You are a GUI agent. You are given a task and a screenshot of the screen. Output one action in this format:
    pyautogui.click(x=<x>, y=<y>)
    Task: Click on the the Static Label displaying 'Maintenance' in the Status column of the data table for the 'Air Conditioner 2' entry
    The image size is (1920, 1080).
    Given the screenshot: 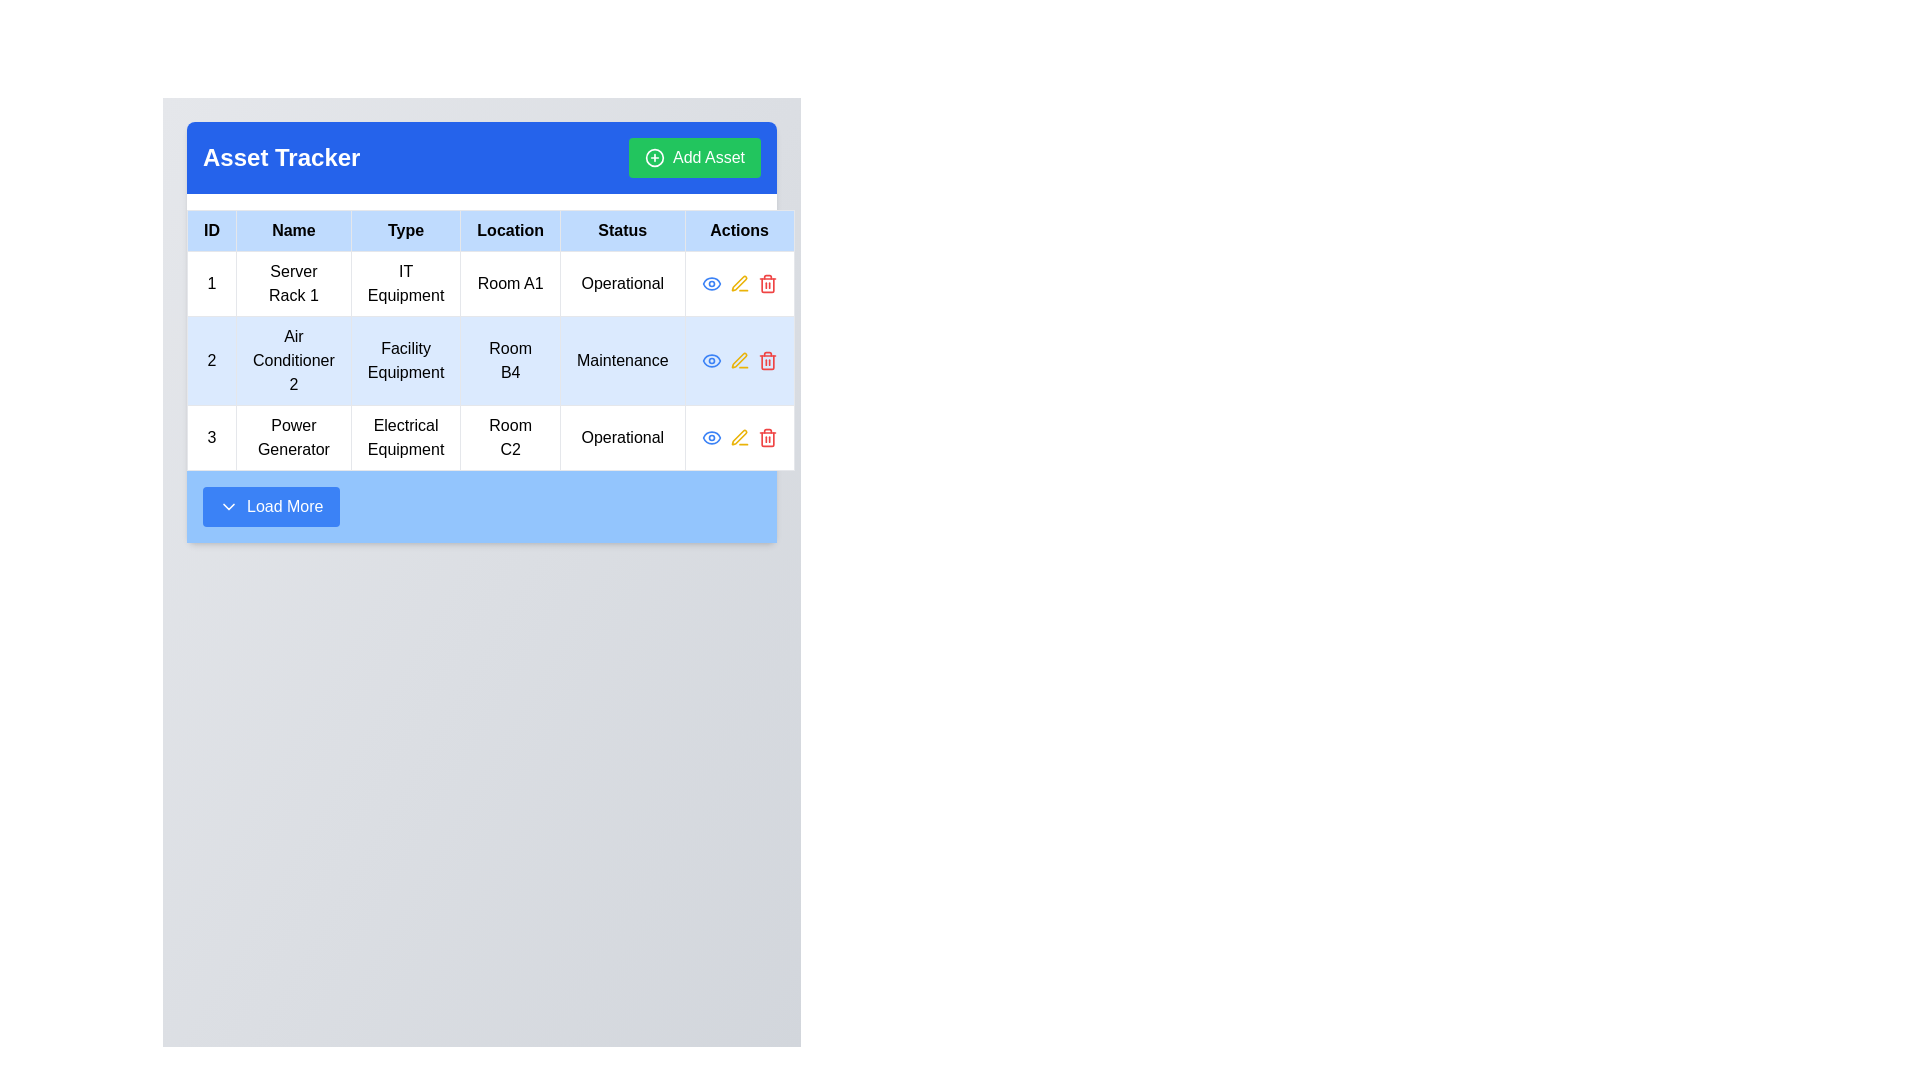 What is the action you would take?
    pyautogui.click(x=621, y=361)
    